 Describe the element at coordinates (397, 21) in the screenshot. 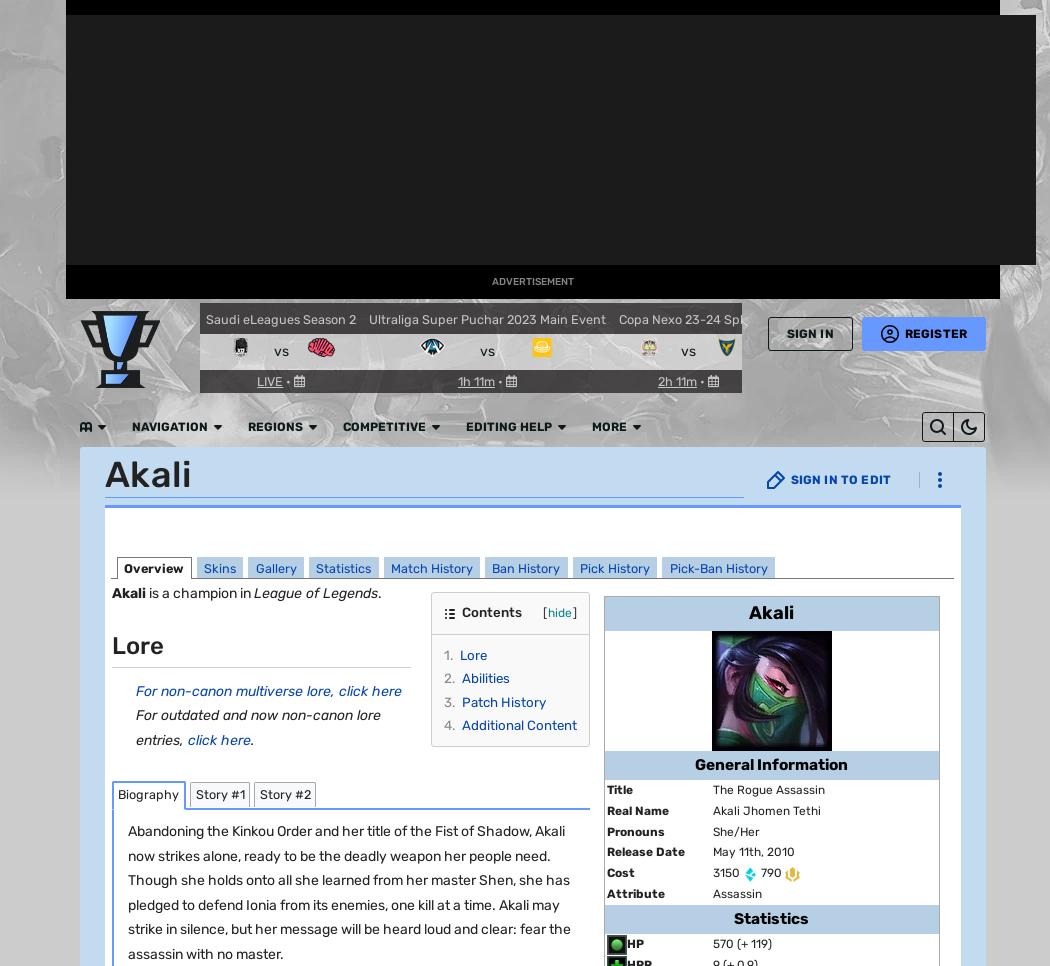

I see `'Competitive'` at that location.